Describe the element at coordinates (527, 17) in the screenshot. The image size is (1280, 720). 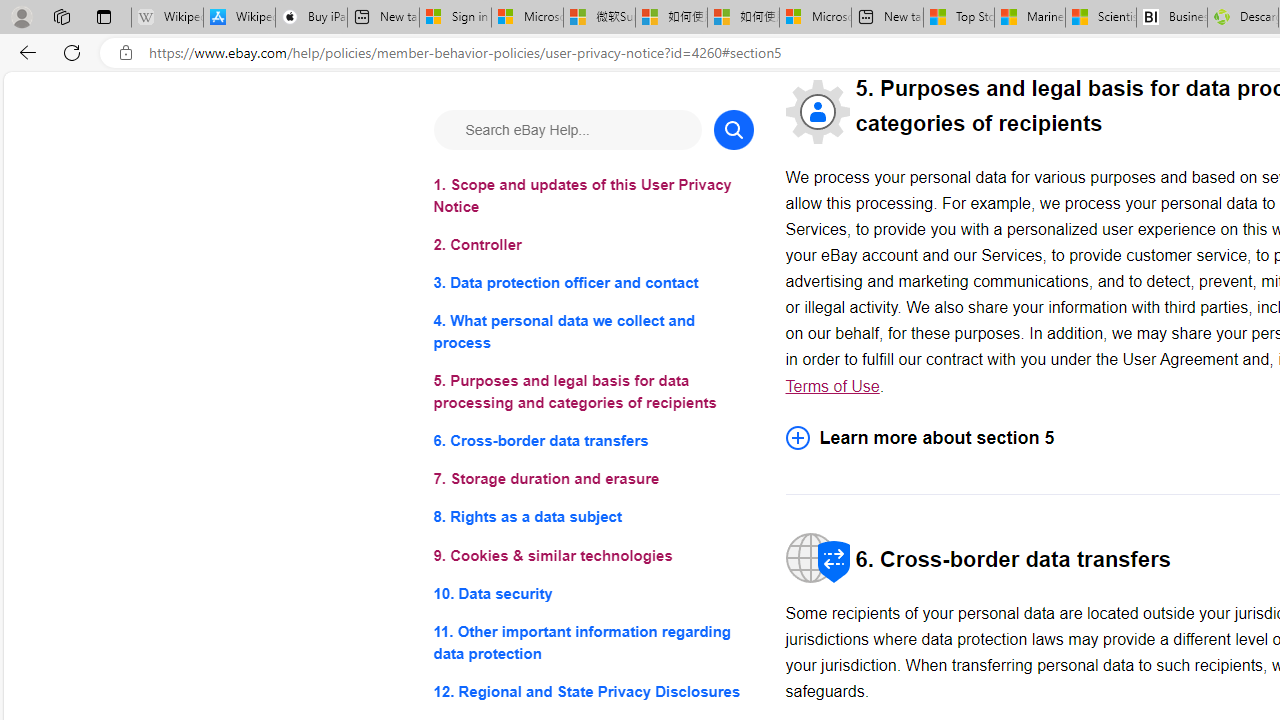
I see `'Microsoft Services Agreement'` at that location.